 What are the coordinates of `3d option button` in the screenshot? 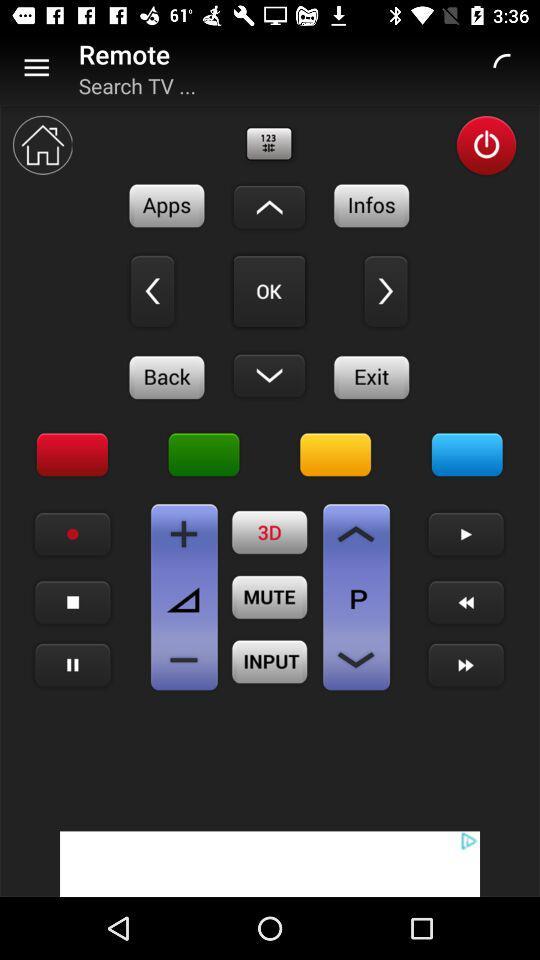 It's located at (270, 531).